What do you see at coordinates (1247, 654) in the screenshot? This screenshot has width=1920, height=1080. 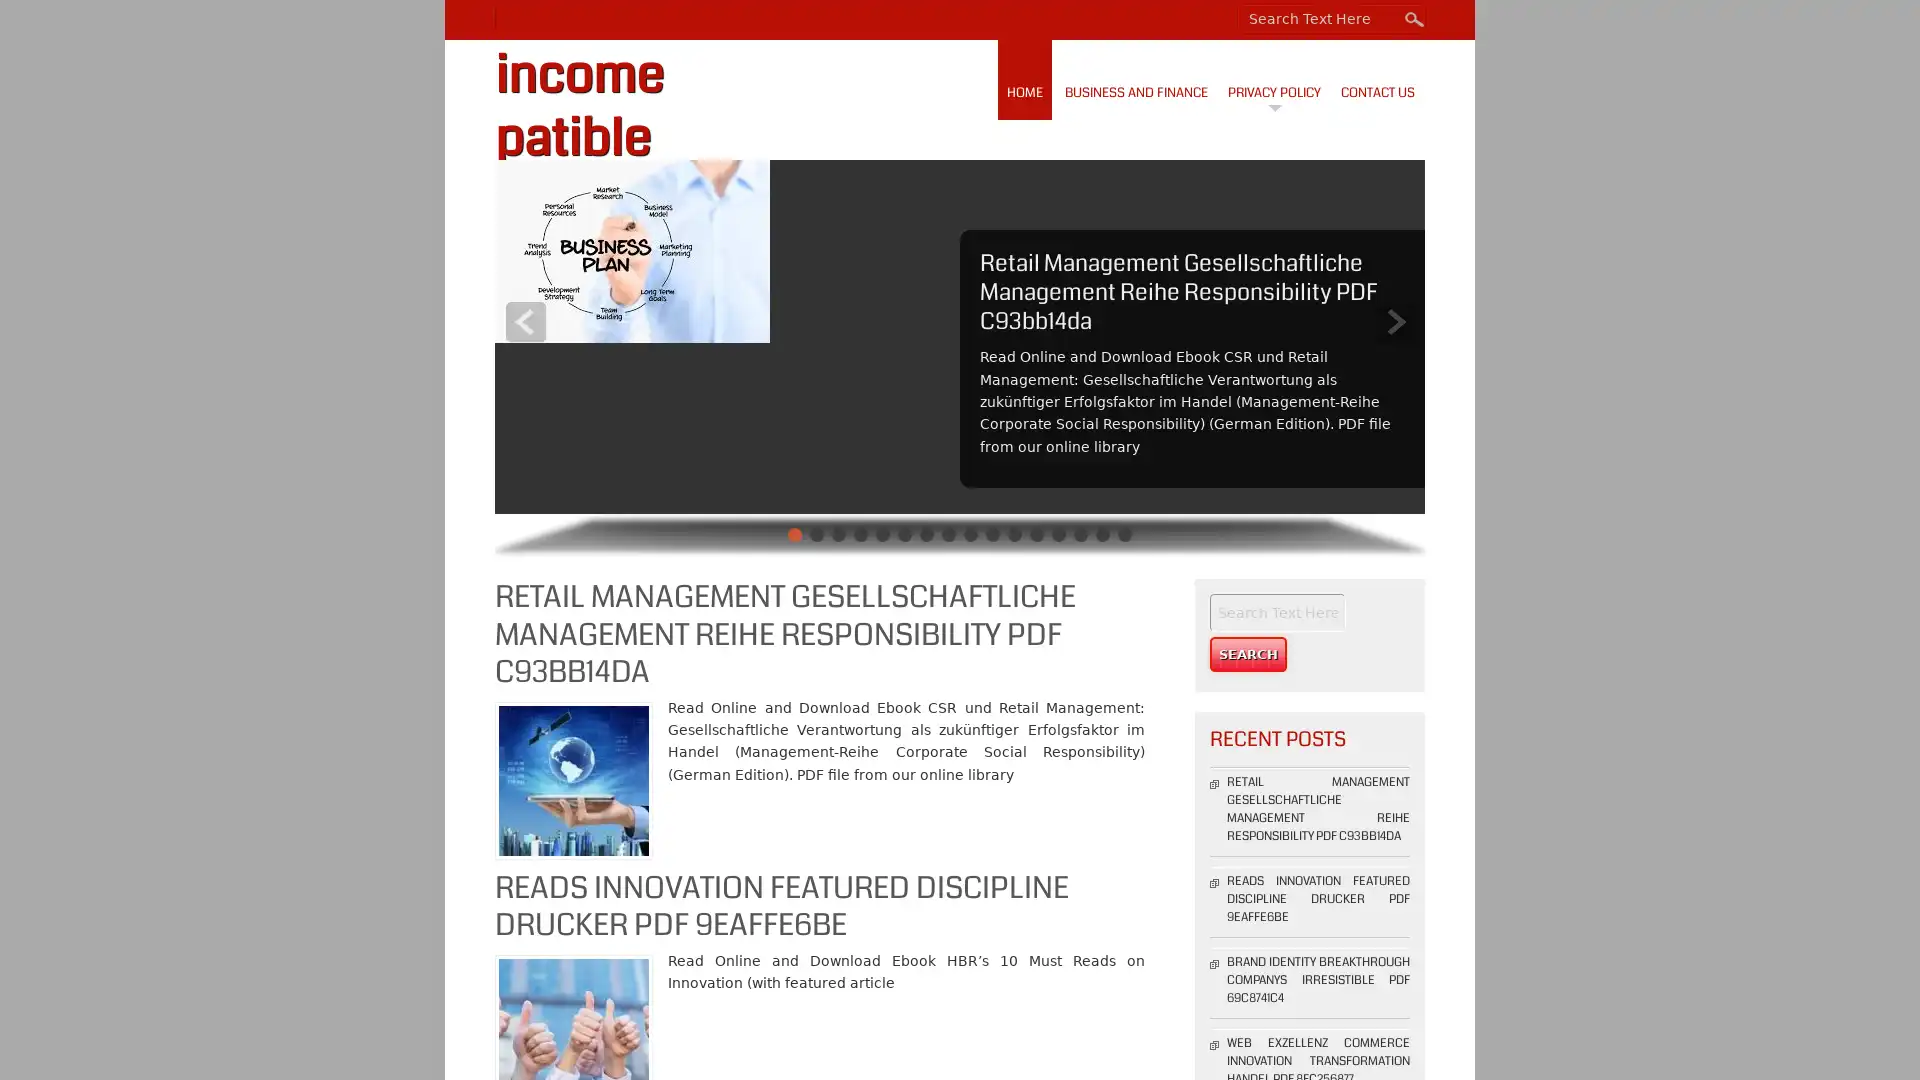 I see `Search` at bounding box center [1247, 654].